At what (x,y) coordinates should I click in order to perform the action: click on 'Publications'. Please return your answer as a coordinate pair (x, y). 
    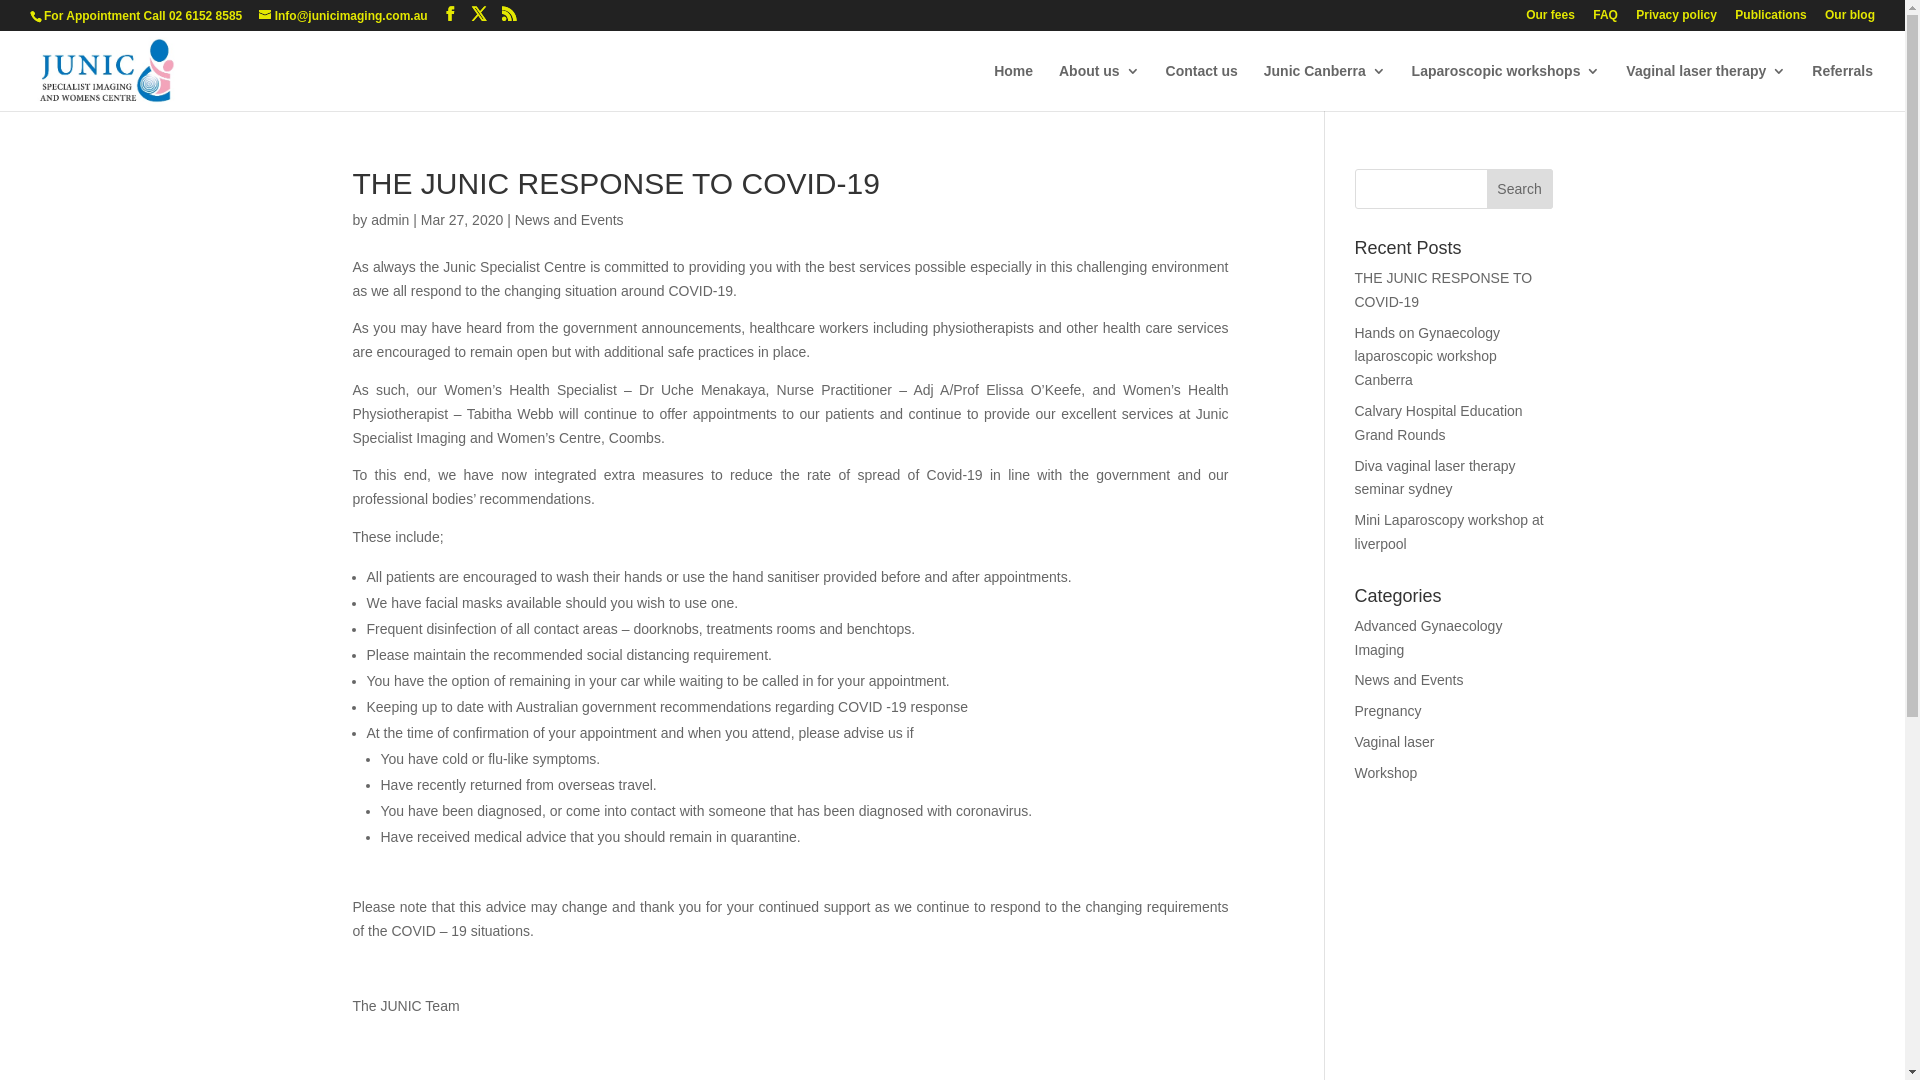
    Looking at the image, I should click on (1770, 19).